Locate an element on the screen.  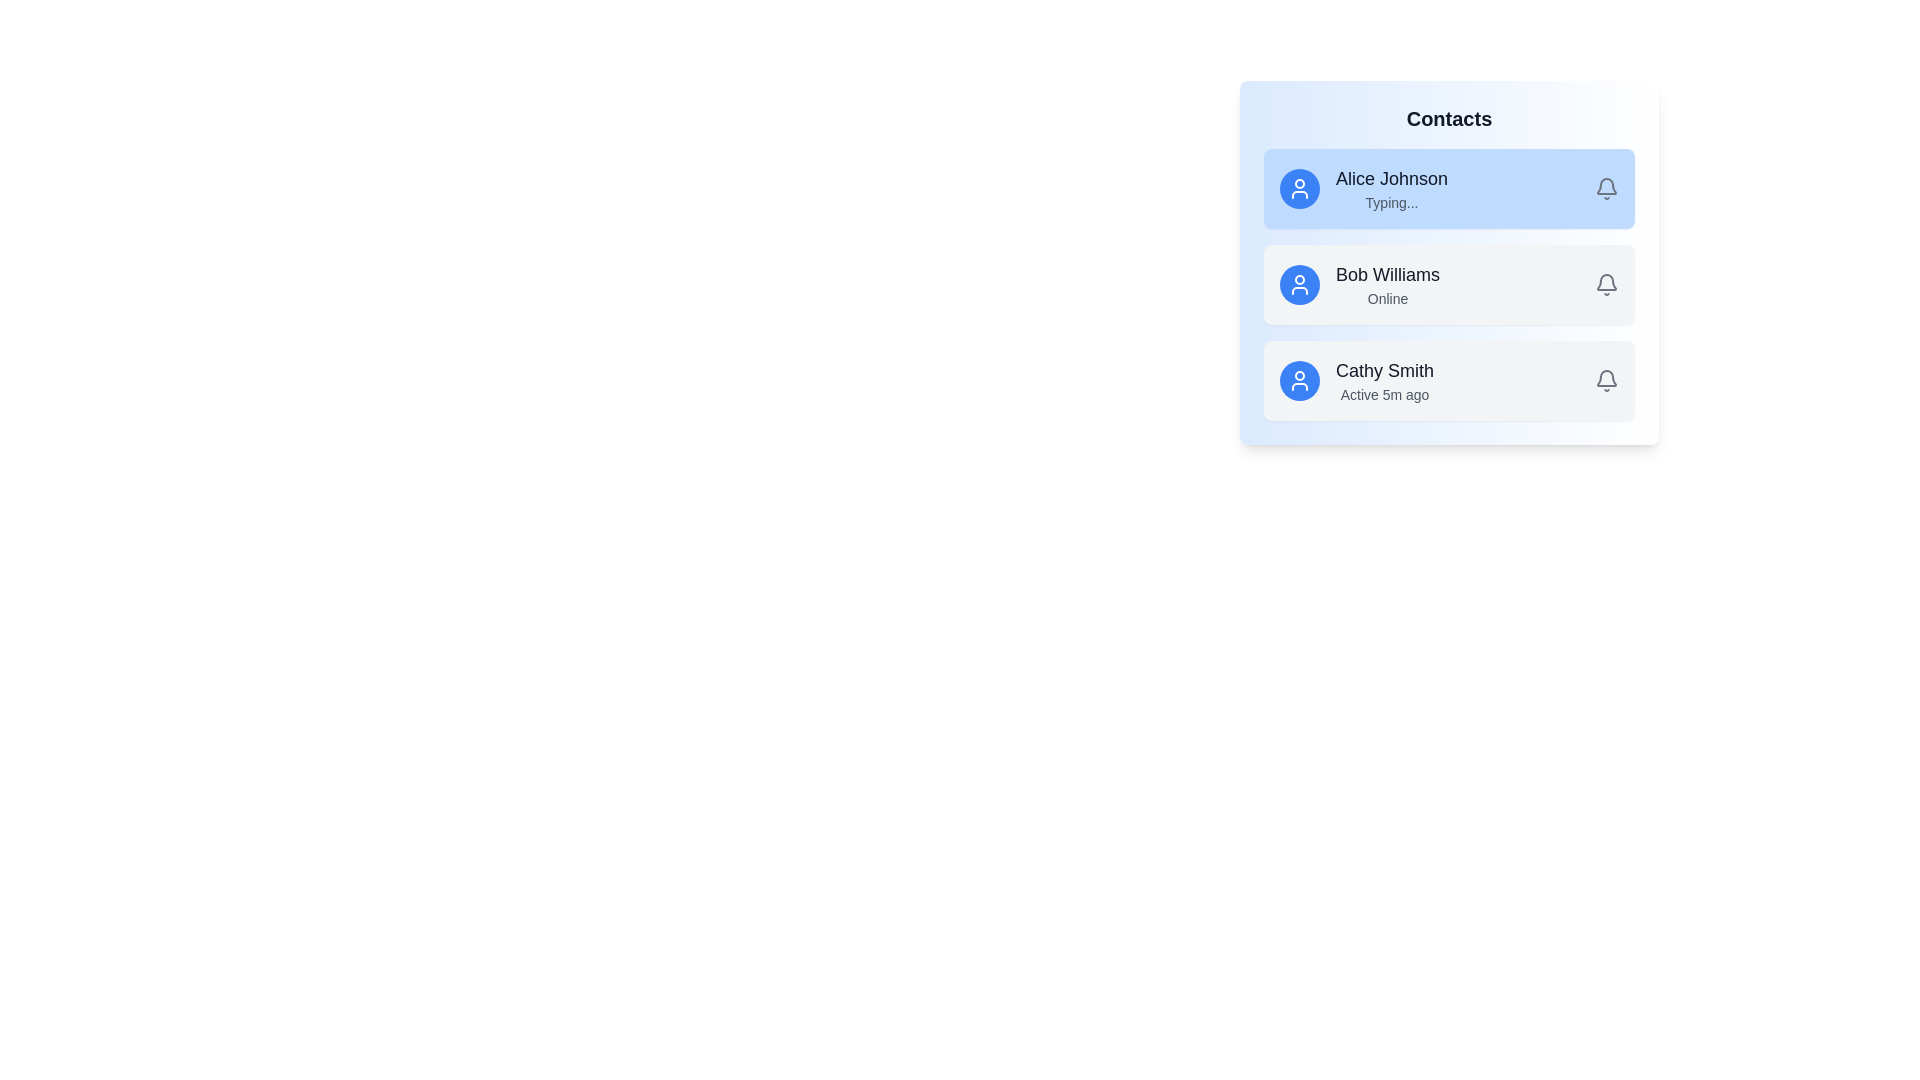
the notification icon in the SVG group that is part of the 'Bob Williams' entry in the 'Contacts' interface, located towards the right edge of the row is located at coordinates (1607, 378).